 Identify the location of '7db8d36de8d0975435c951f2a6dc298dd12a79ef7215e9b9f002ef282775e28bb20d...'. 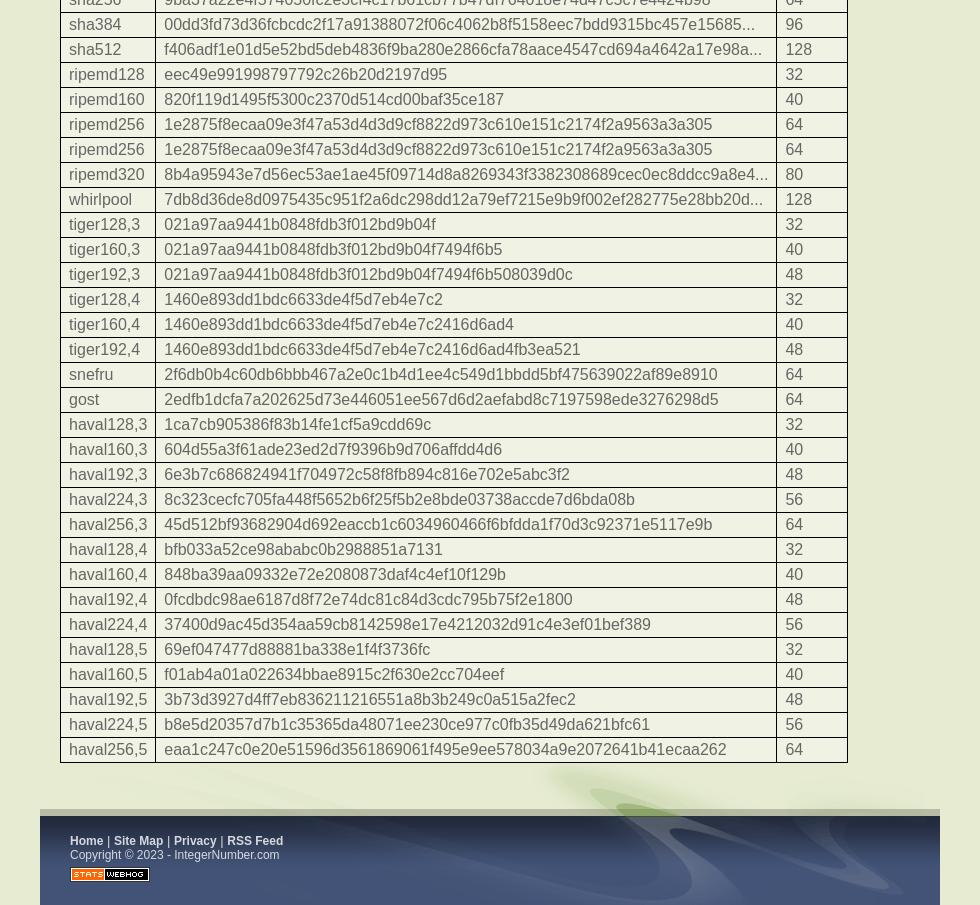
(163, 199).